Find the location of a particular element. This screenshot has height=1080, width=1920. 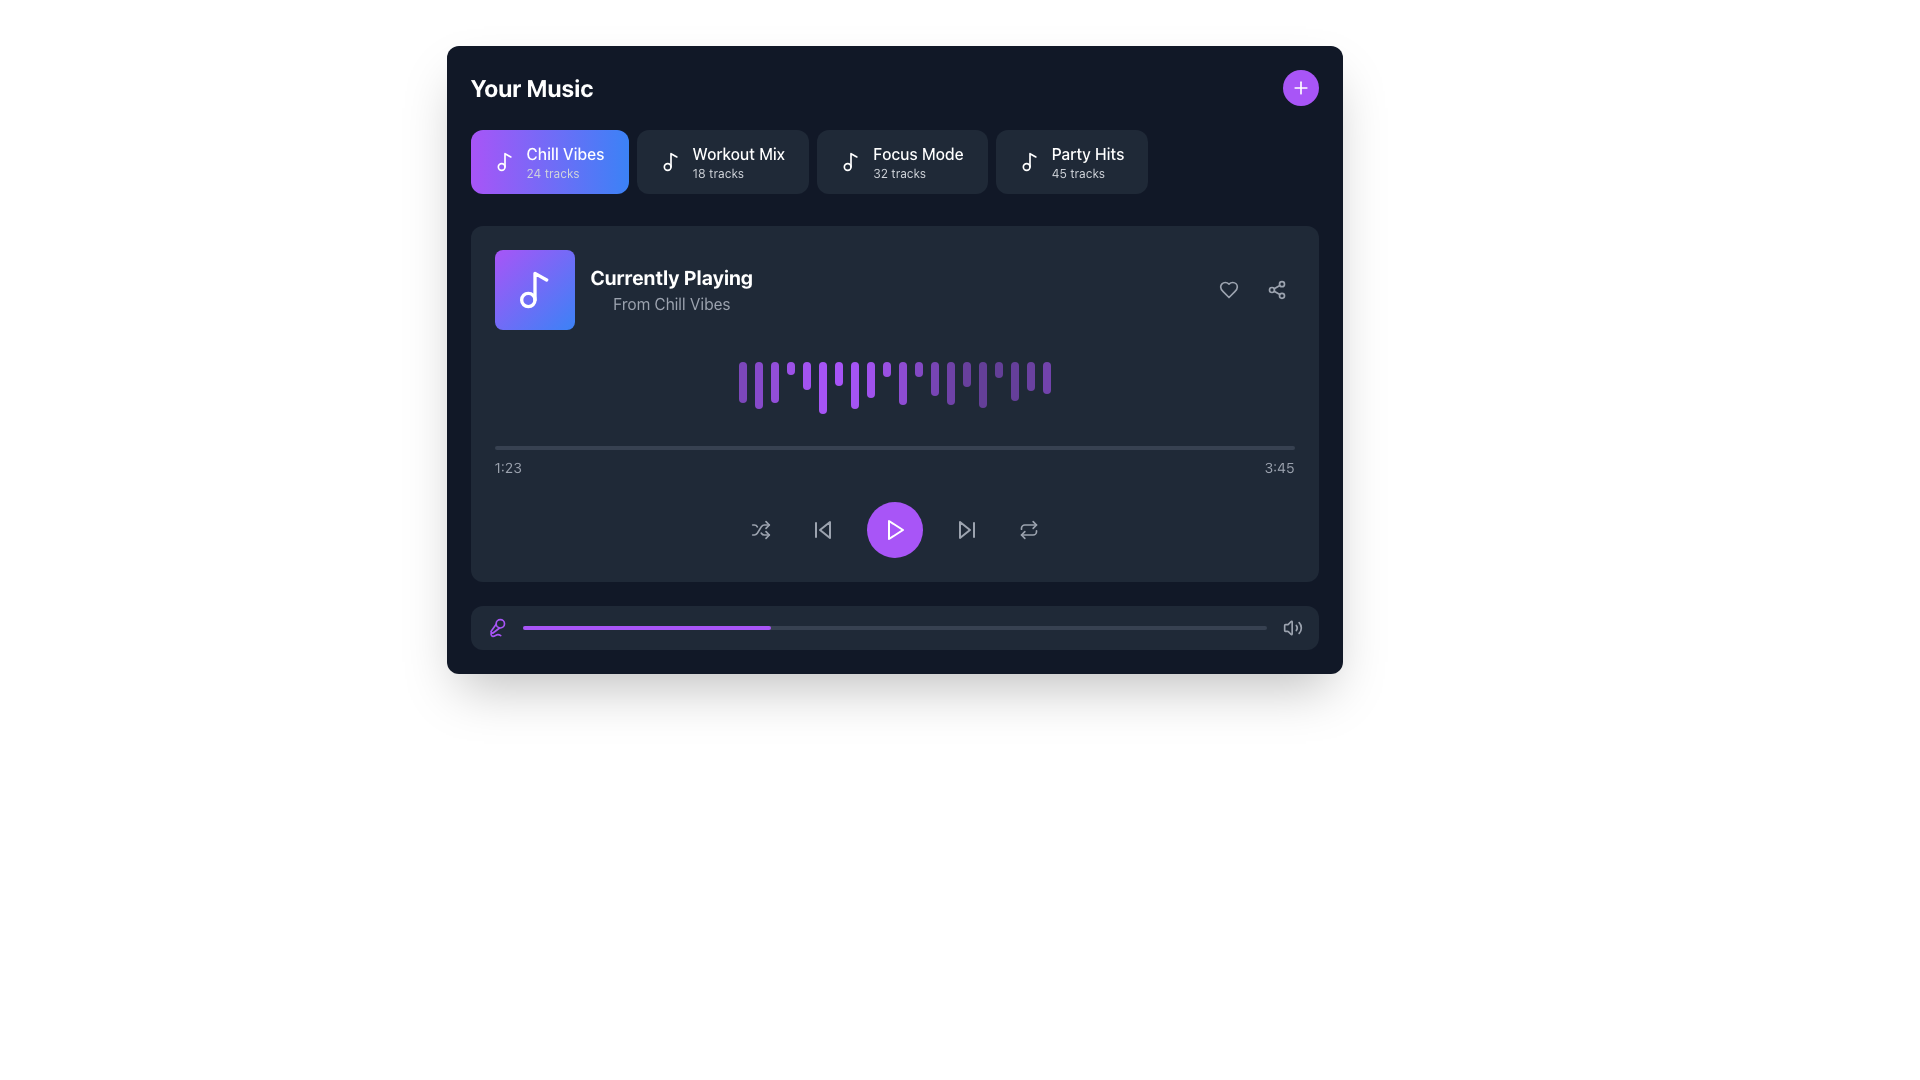

the 20th purple bar in the waveform visualization of the 'Currently Playing' section is located at coordinates (1045, 378).